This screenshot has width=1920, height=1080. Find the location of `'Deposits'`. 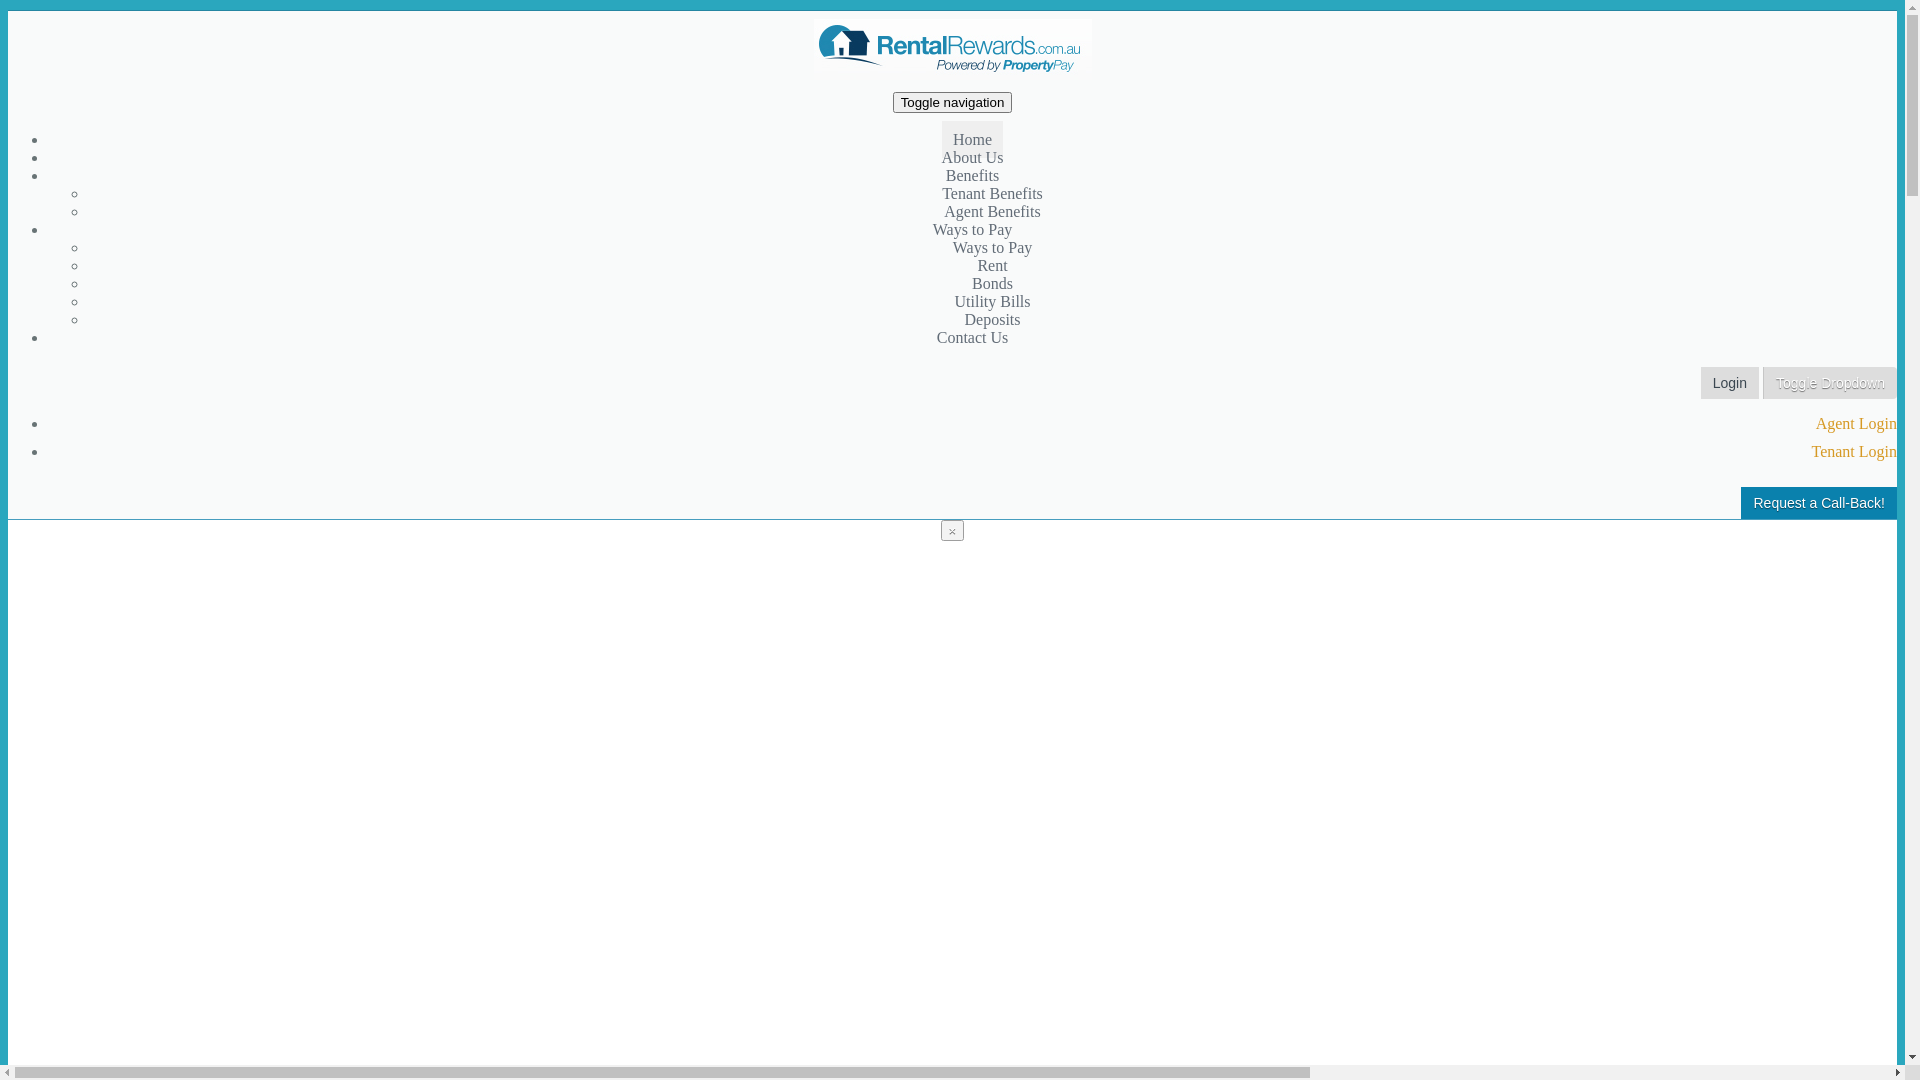

'Deposits' is located at coordinates (992, 318).